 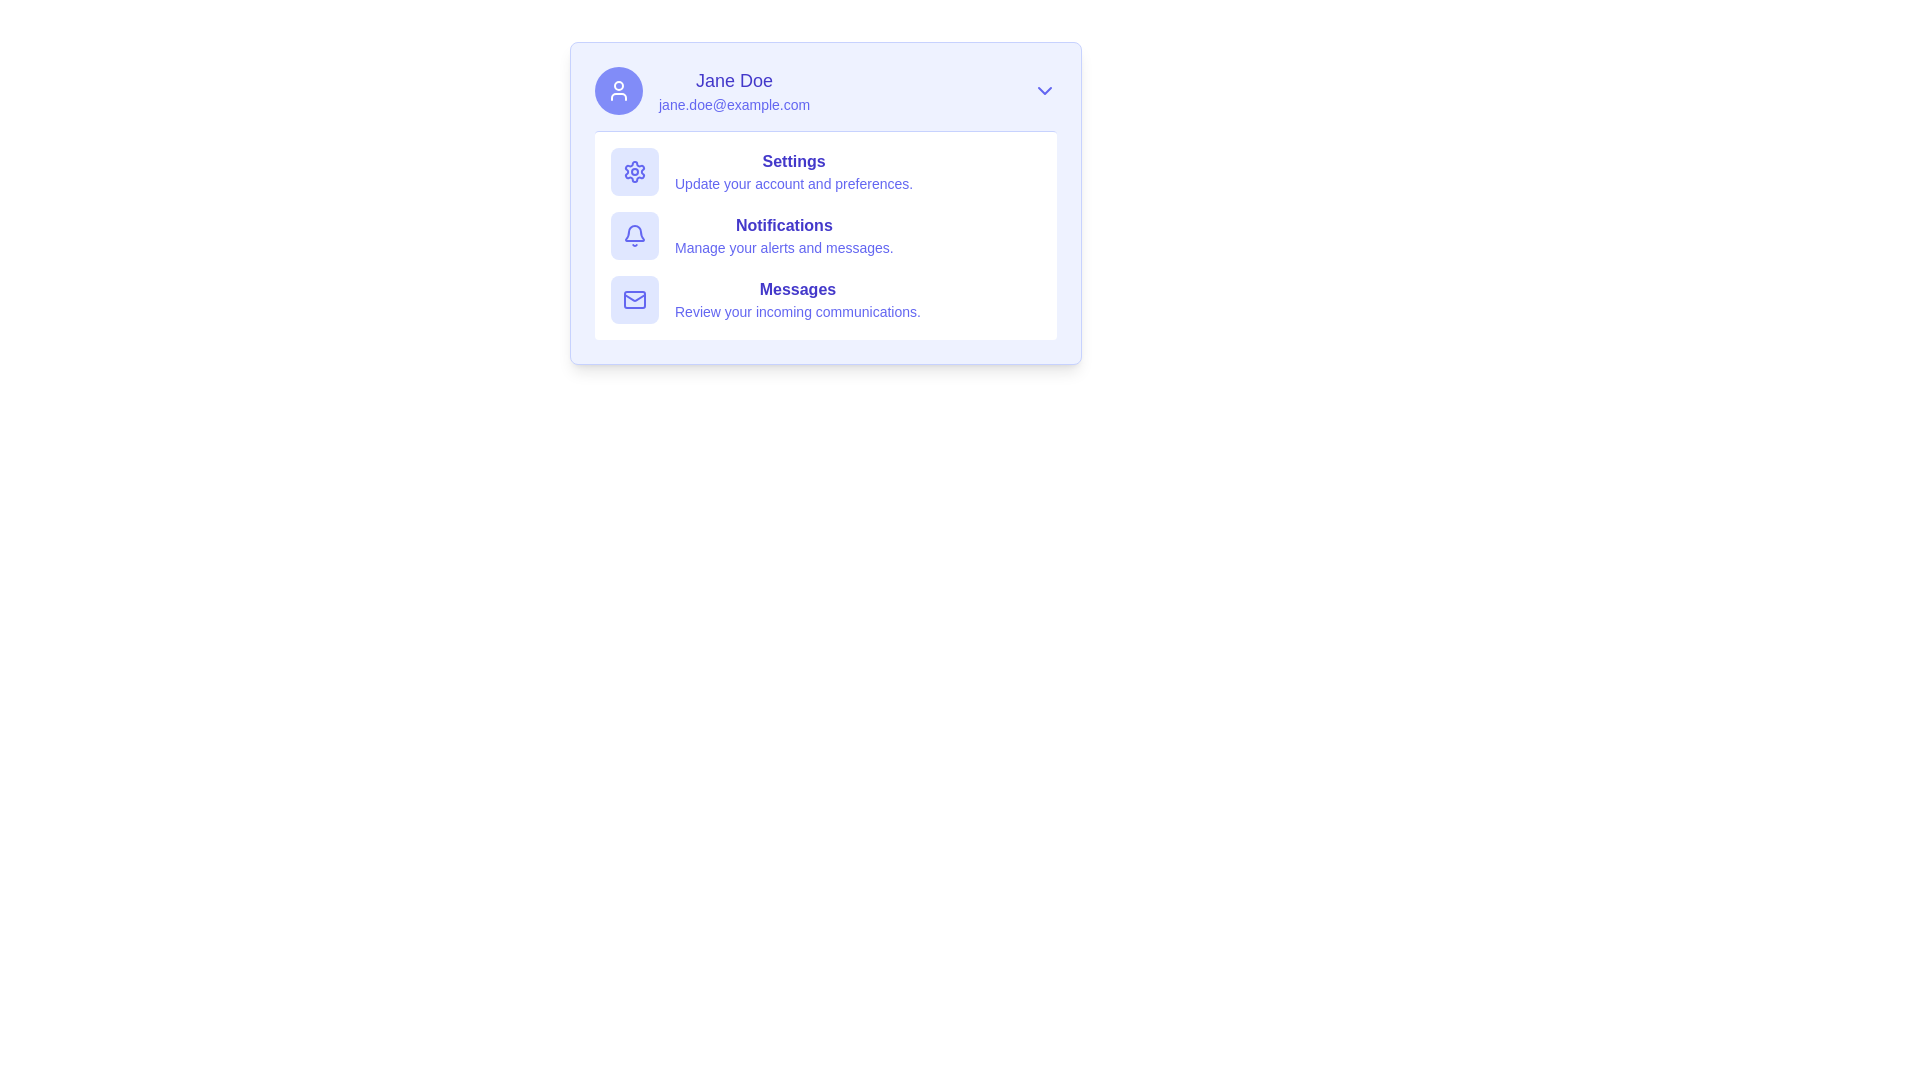 I want to click on the user profile indicator in the dropdown menu that displays the user's name, email address, and visual avatar, located at the top section of the interface, so click(x=702, y=91).